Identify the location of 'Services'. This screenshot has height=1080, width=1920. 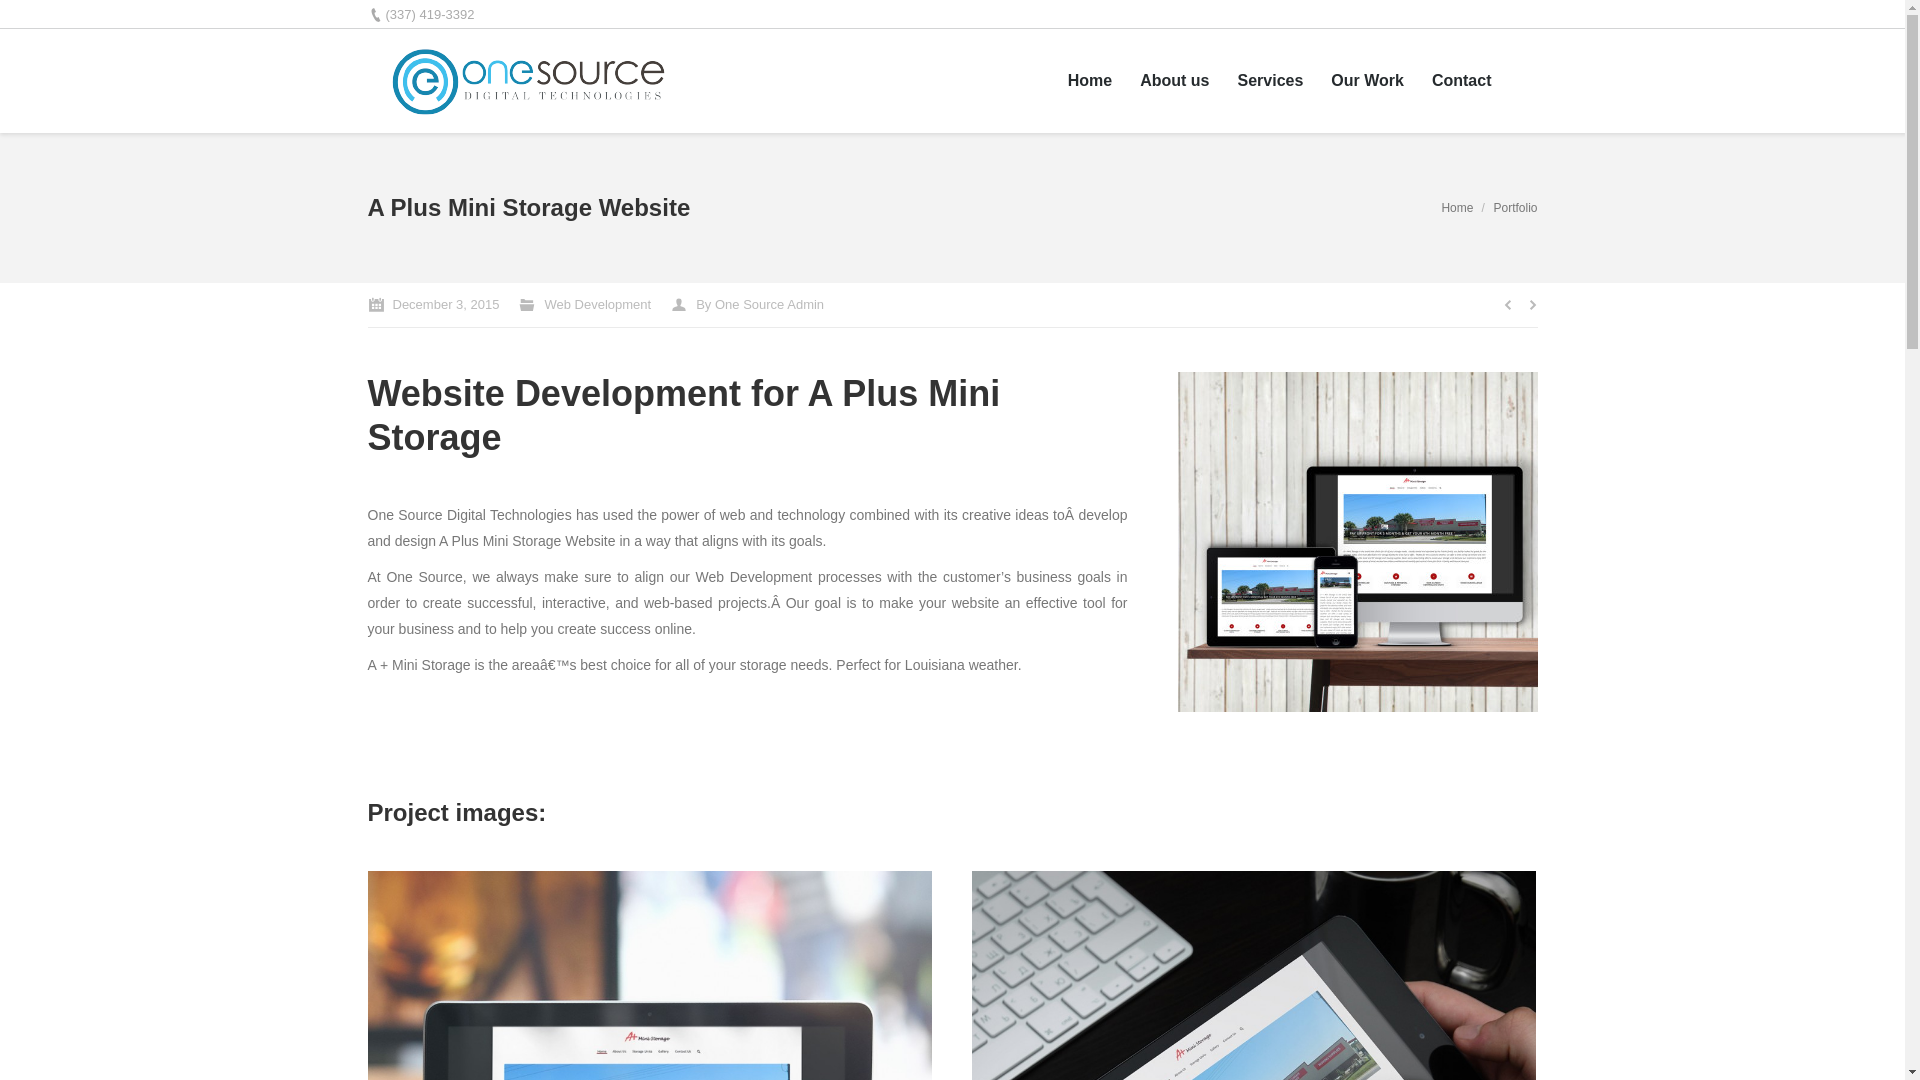
(1269, 80).